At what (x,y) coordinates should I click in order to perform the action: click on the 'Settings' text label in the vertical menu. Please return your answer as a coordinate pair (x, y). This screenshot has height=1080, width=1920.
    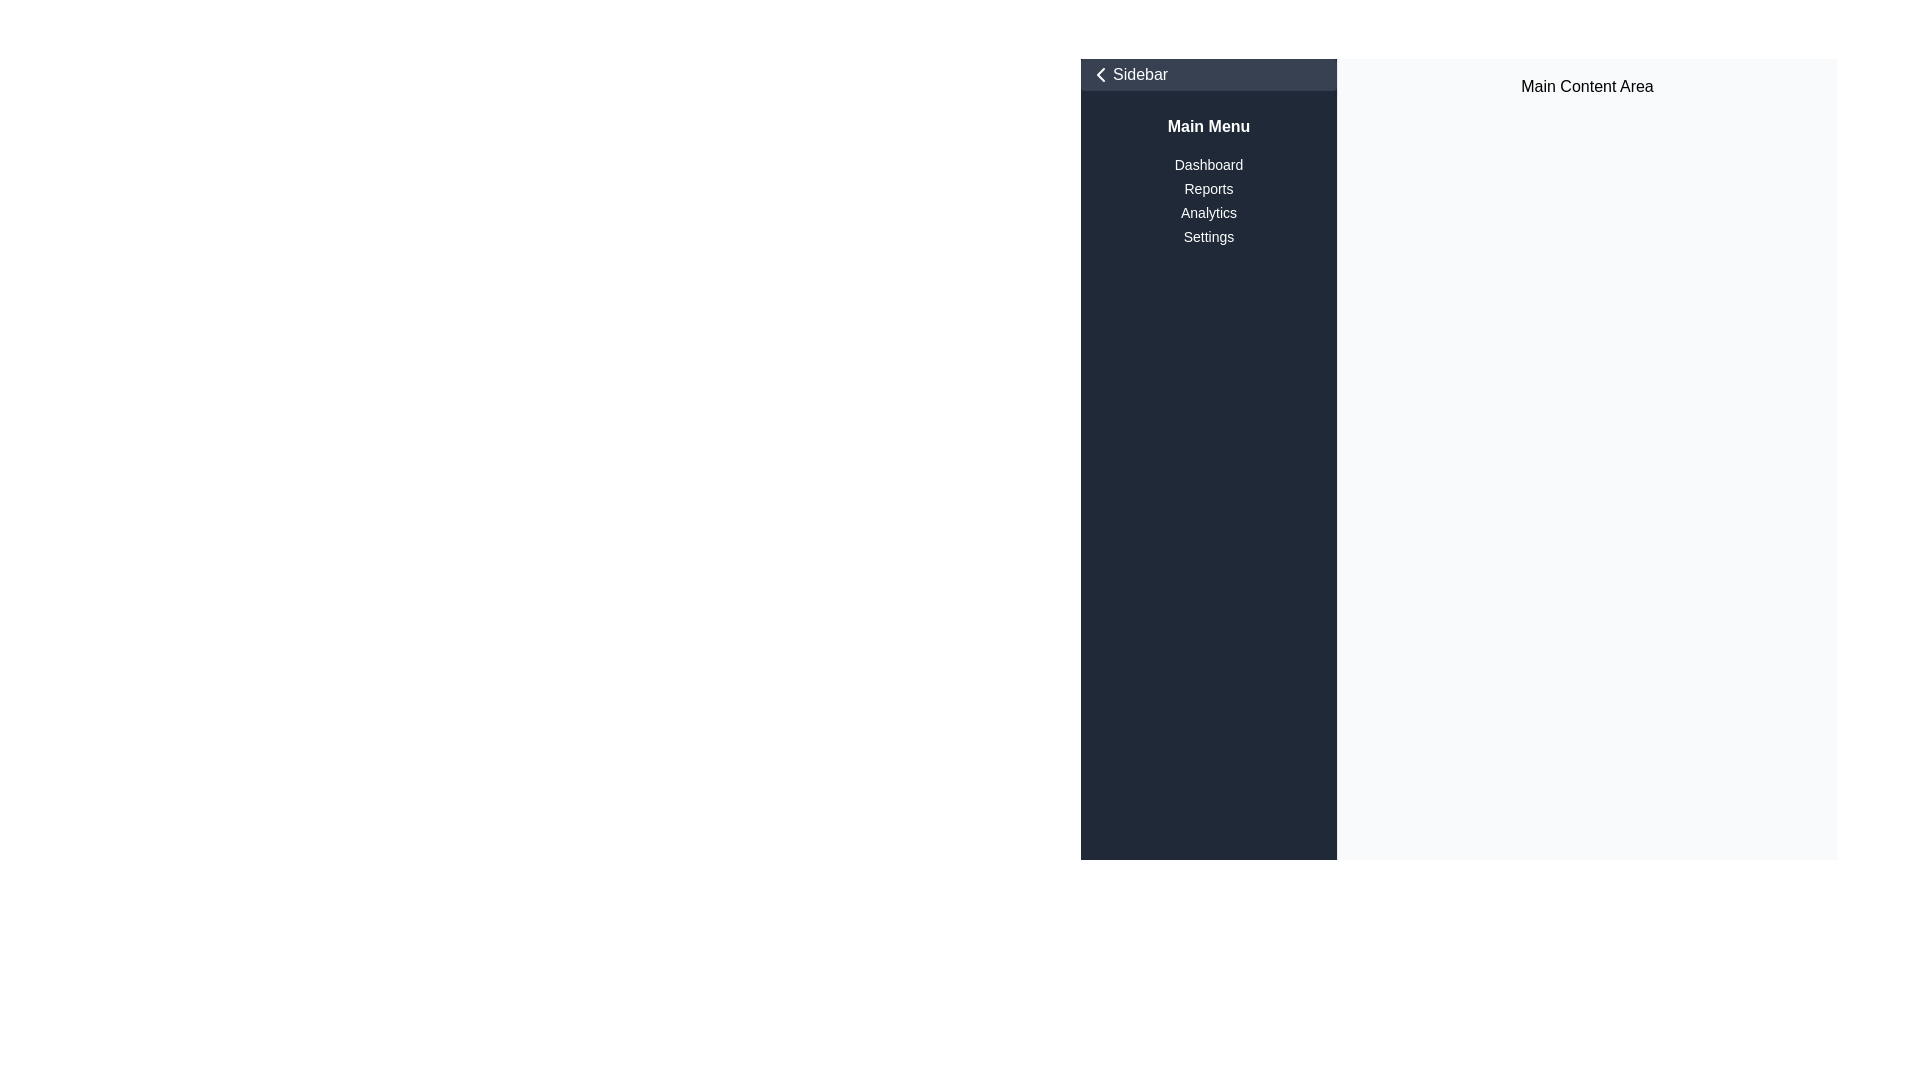
    Looking at the image, I should click on (1208, 235).